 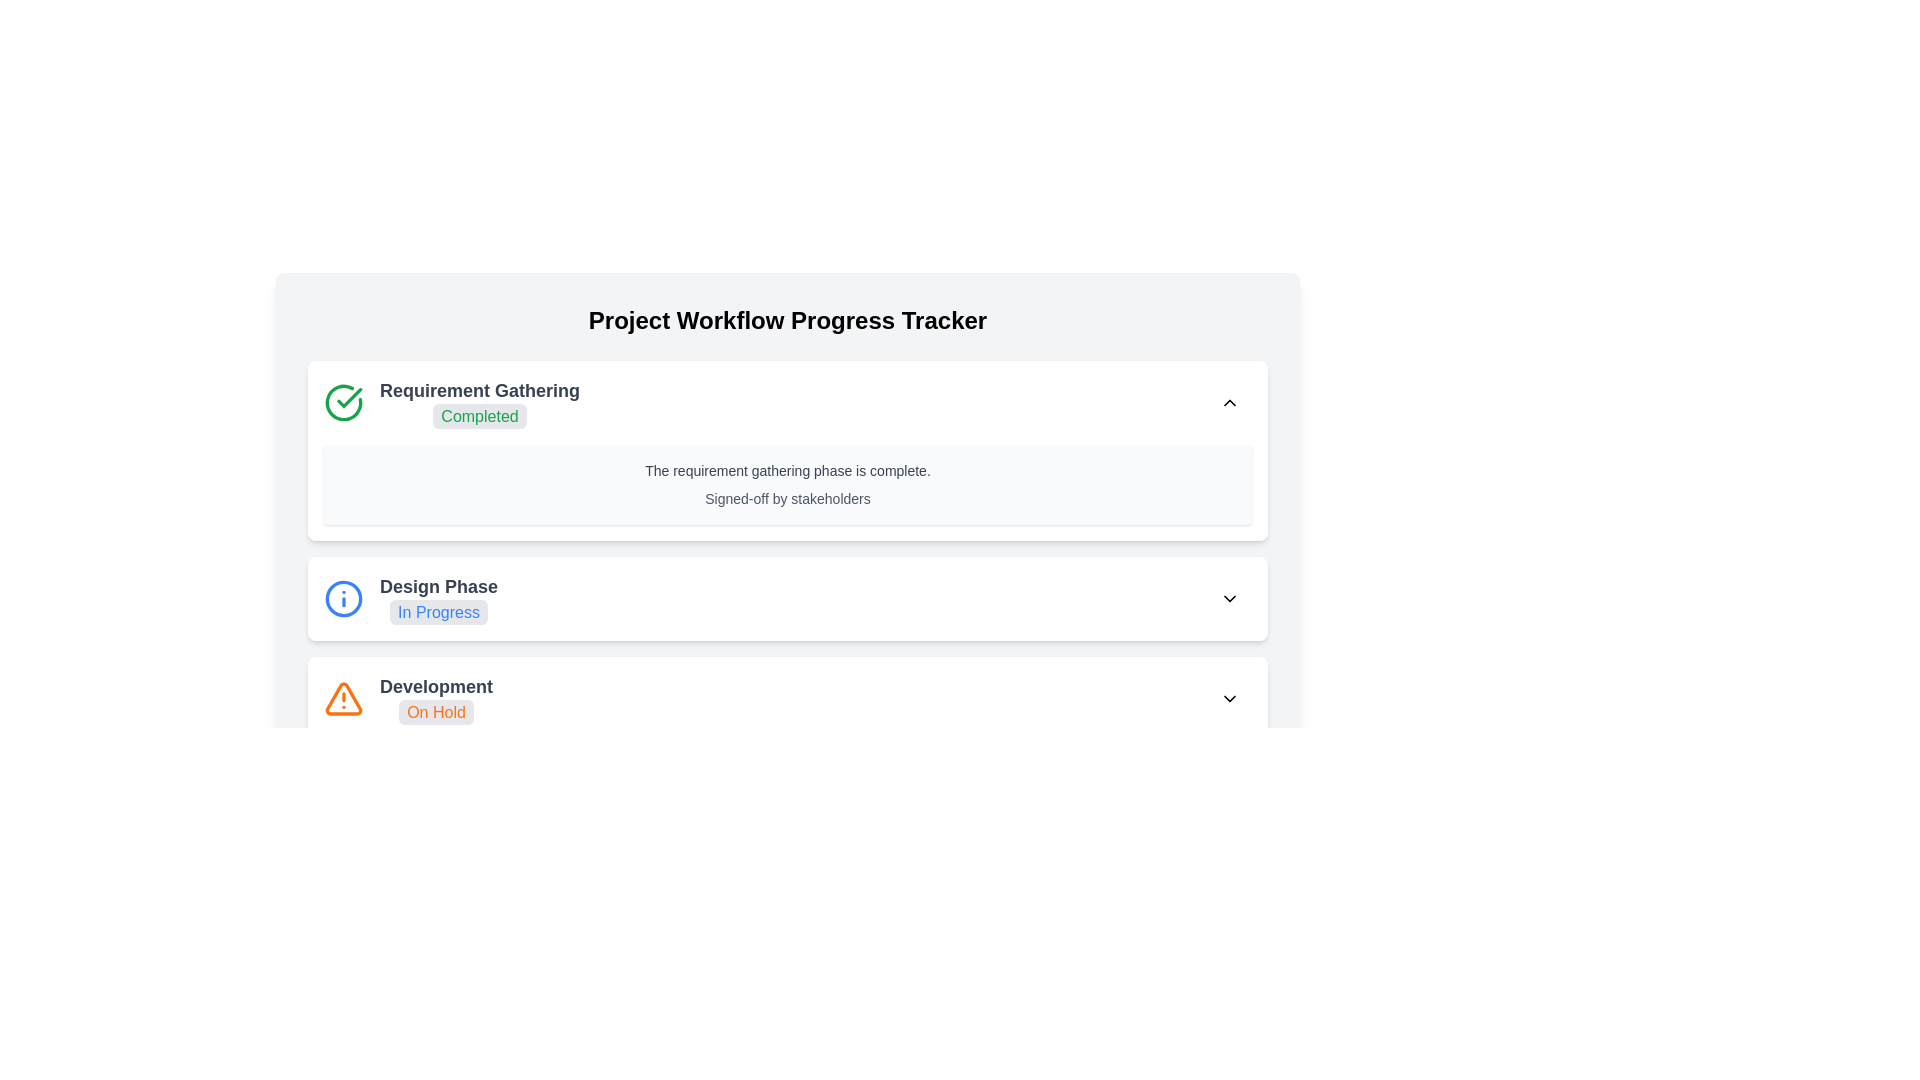 What do you see at coordinates (349, 397) in the screenshot?
I see `the small green checkmark icon inside a circular outline in the 'Requirement Gathering' section, indicating completion` at bounding box center [349, 397].